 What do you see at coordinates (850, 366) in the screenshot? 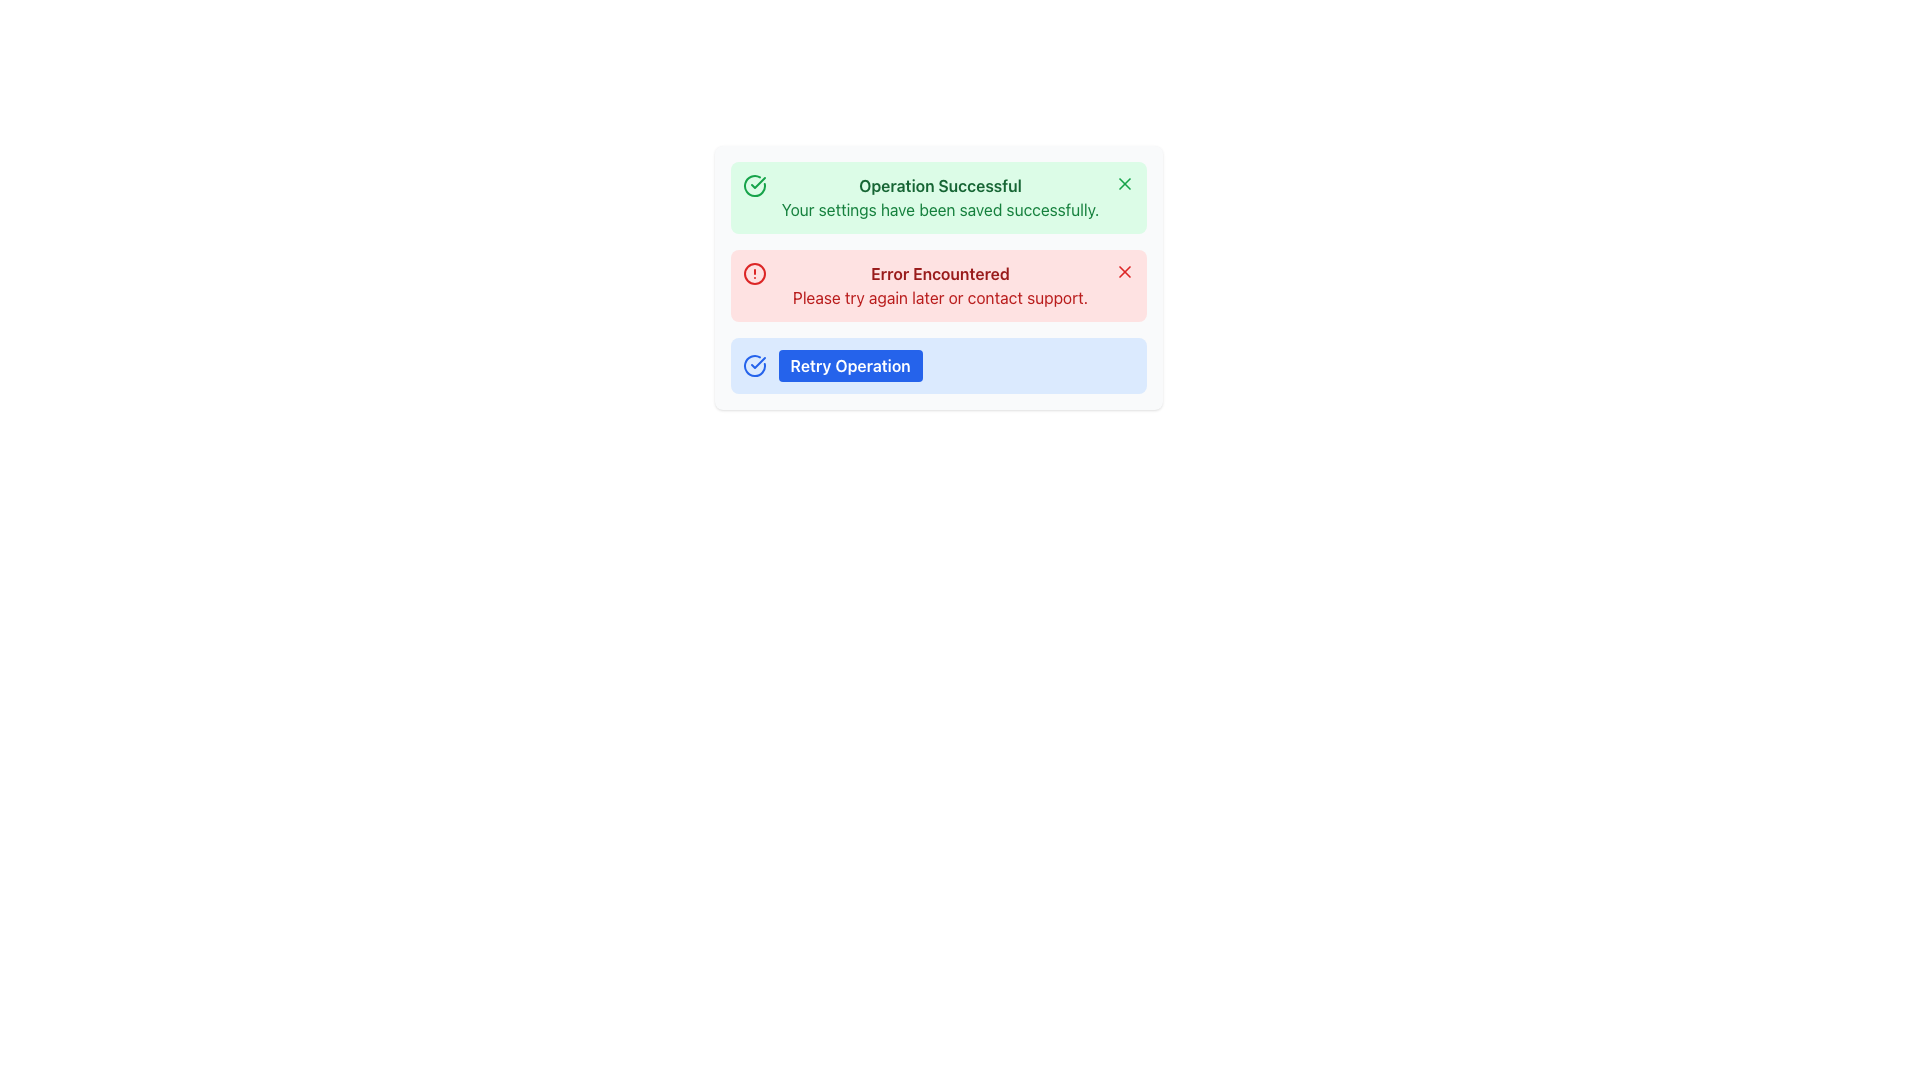
I see `the 'Retry Operation' button located in the lower section of the notification messages, adjacent to the blue circular icon with a checkmark` at bounding box center [850, 366].